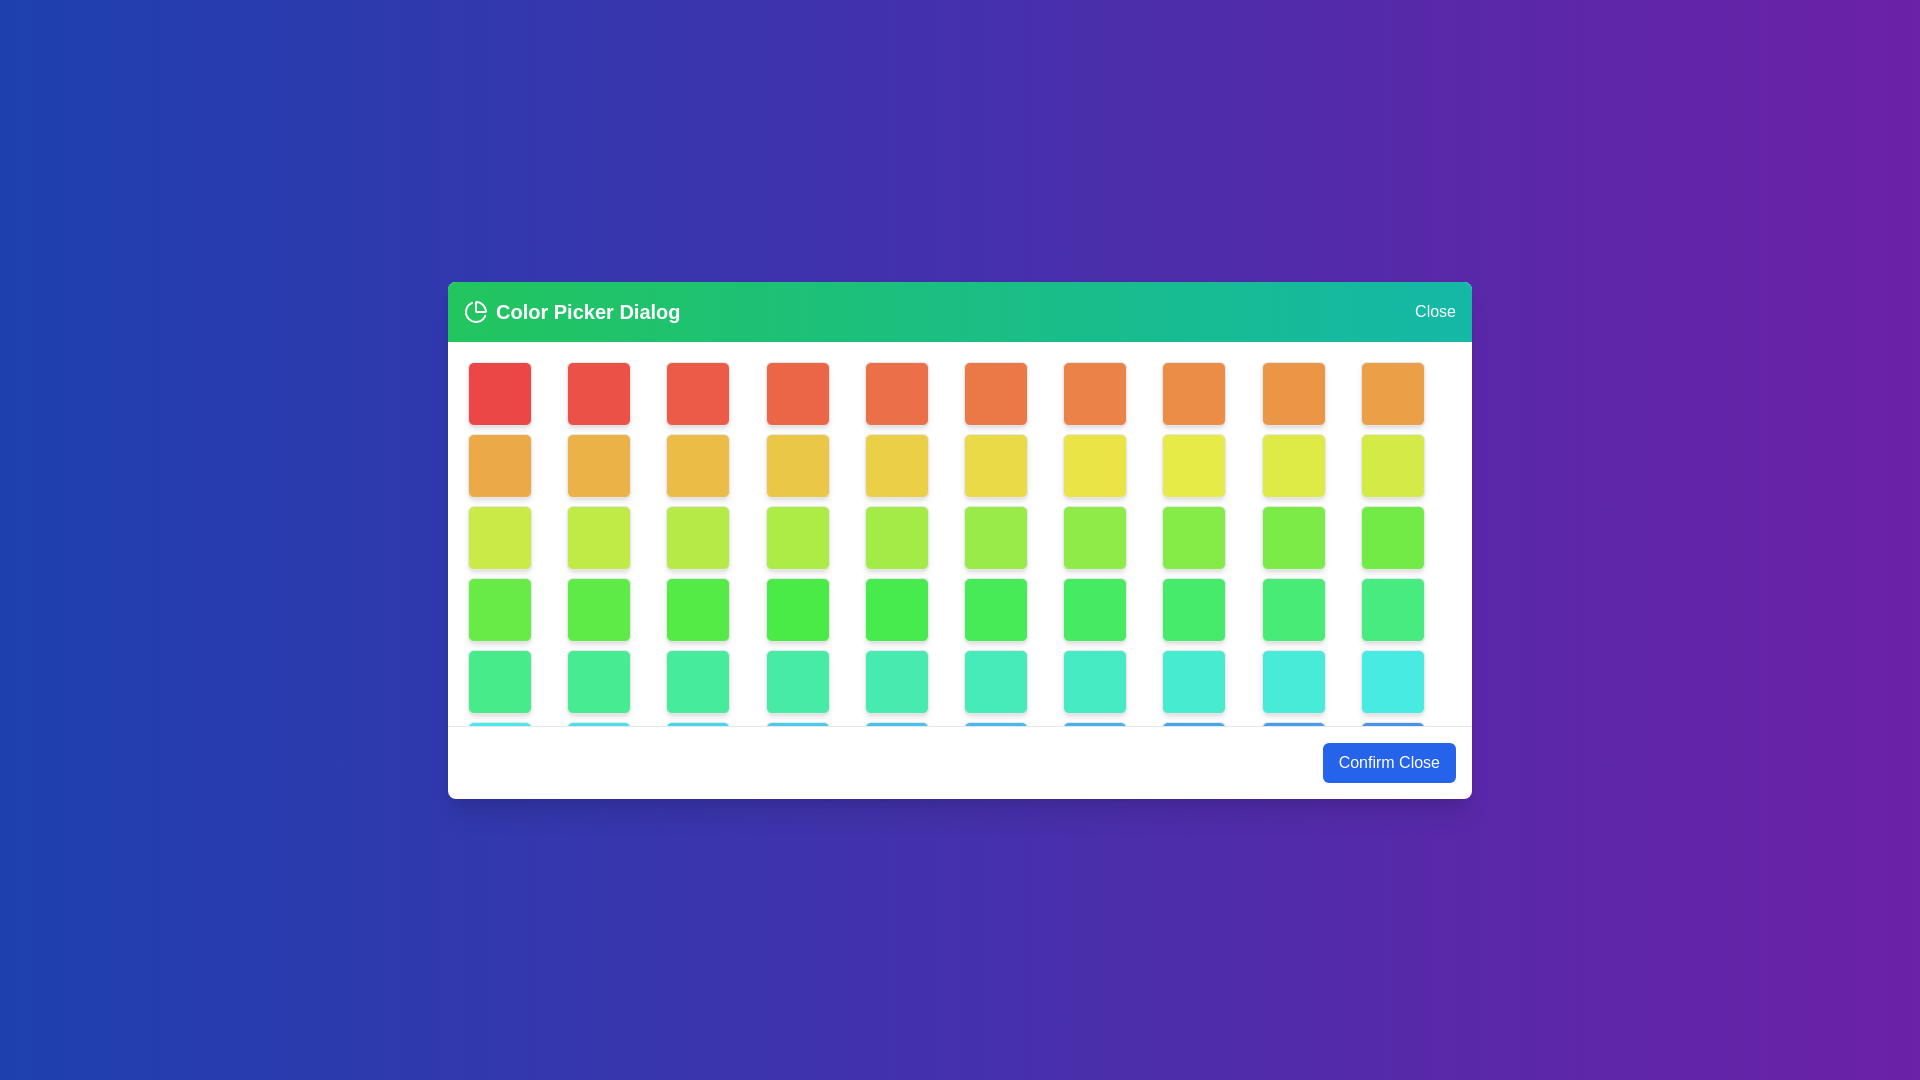 This screenshot has width=1920, height=1080. What do you see at coordinates (1434, 311) in the screenshot?
I see `the 'Close' button to close the dialog` at bounding box center [1434, 311].